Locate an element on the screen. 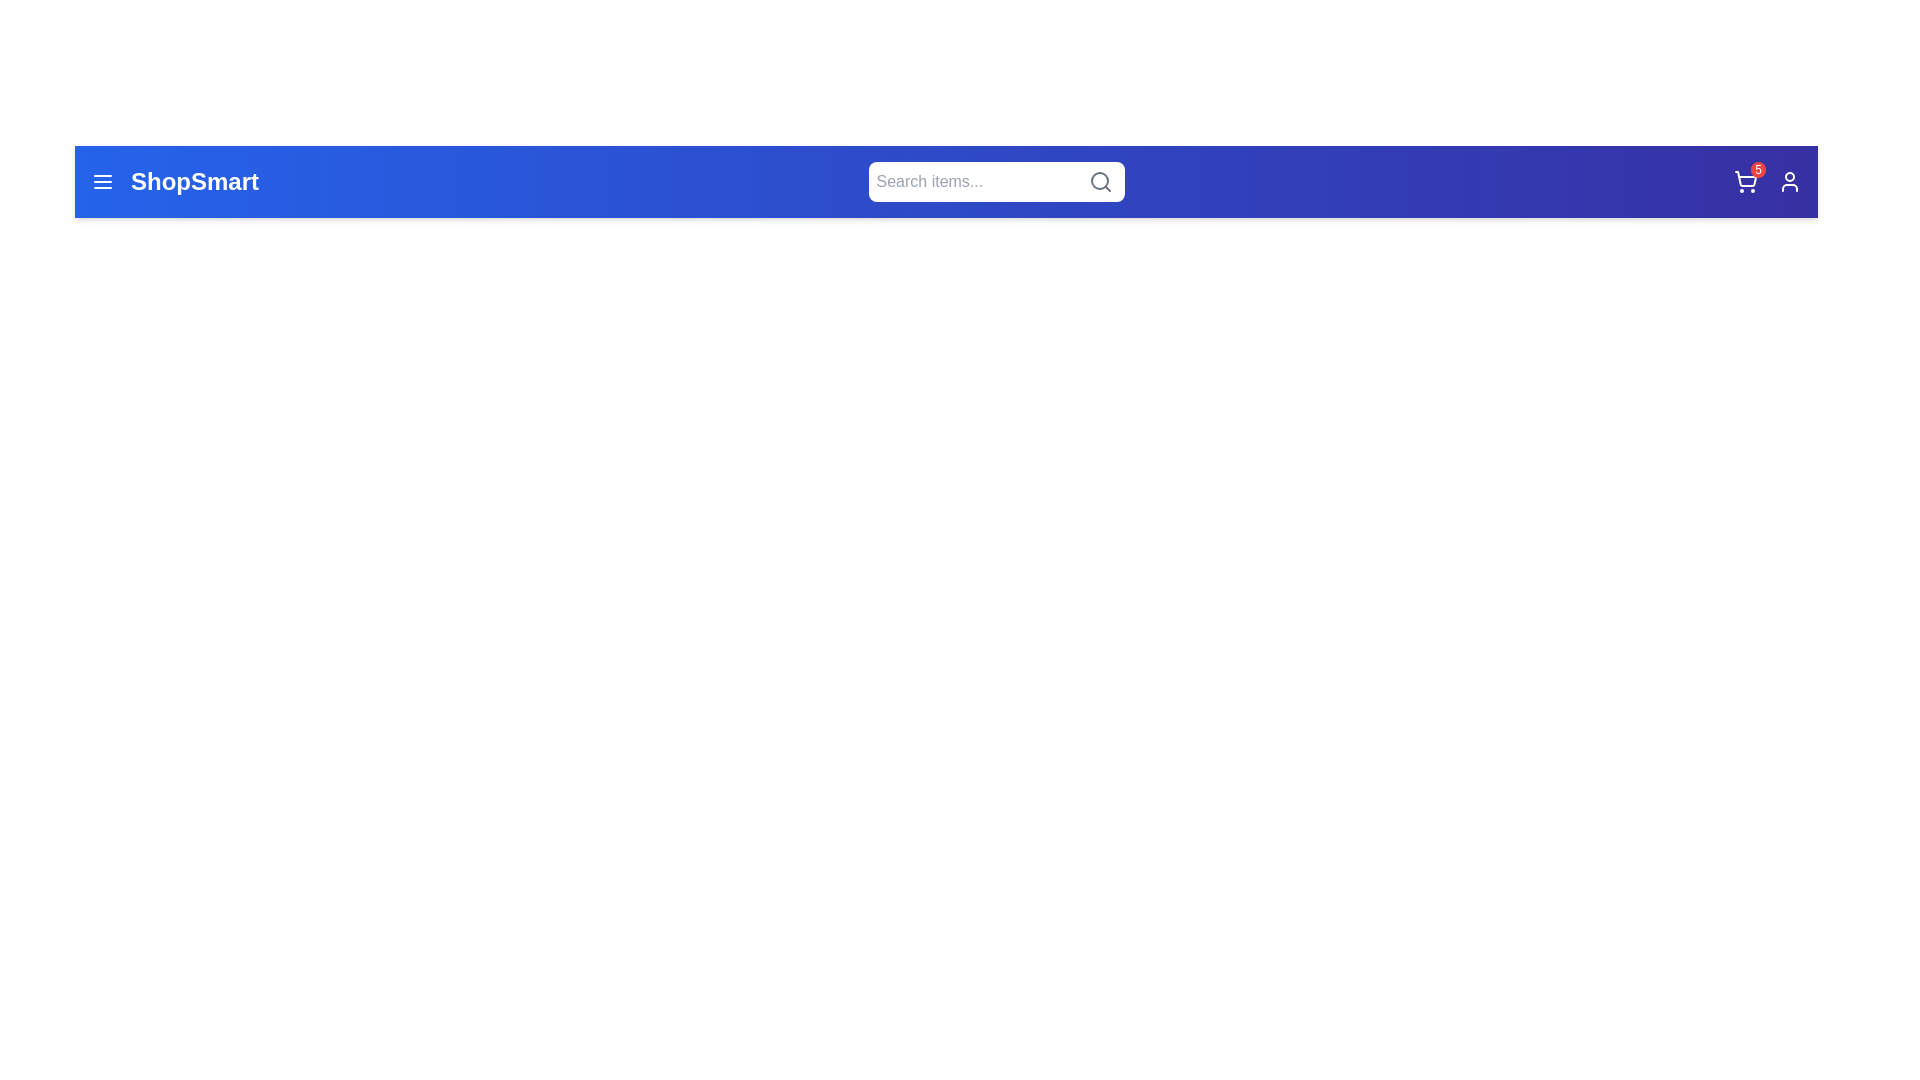 This screenshot has height=1080, width=1920. the shopping cart badge to view cart details is located at coordinates (1756, 168).